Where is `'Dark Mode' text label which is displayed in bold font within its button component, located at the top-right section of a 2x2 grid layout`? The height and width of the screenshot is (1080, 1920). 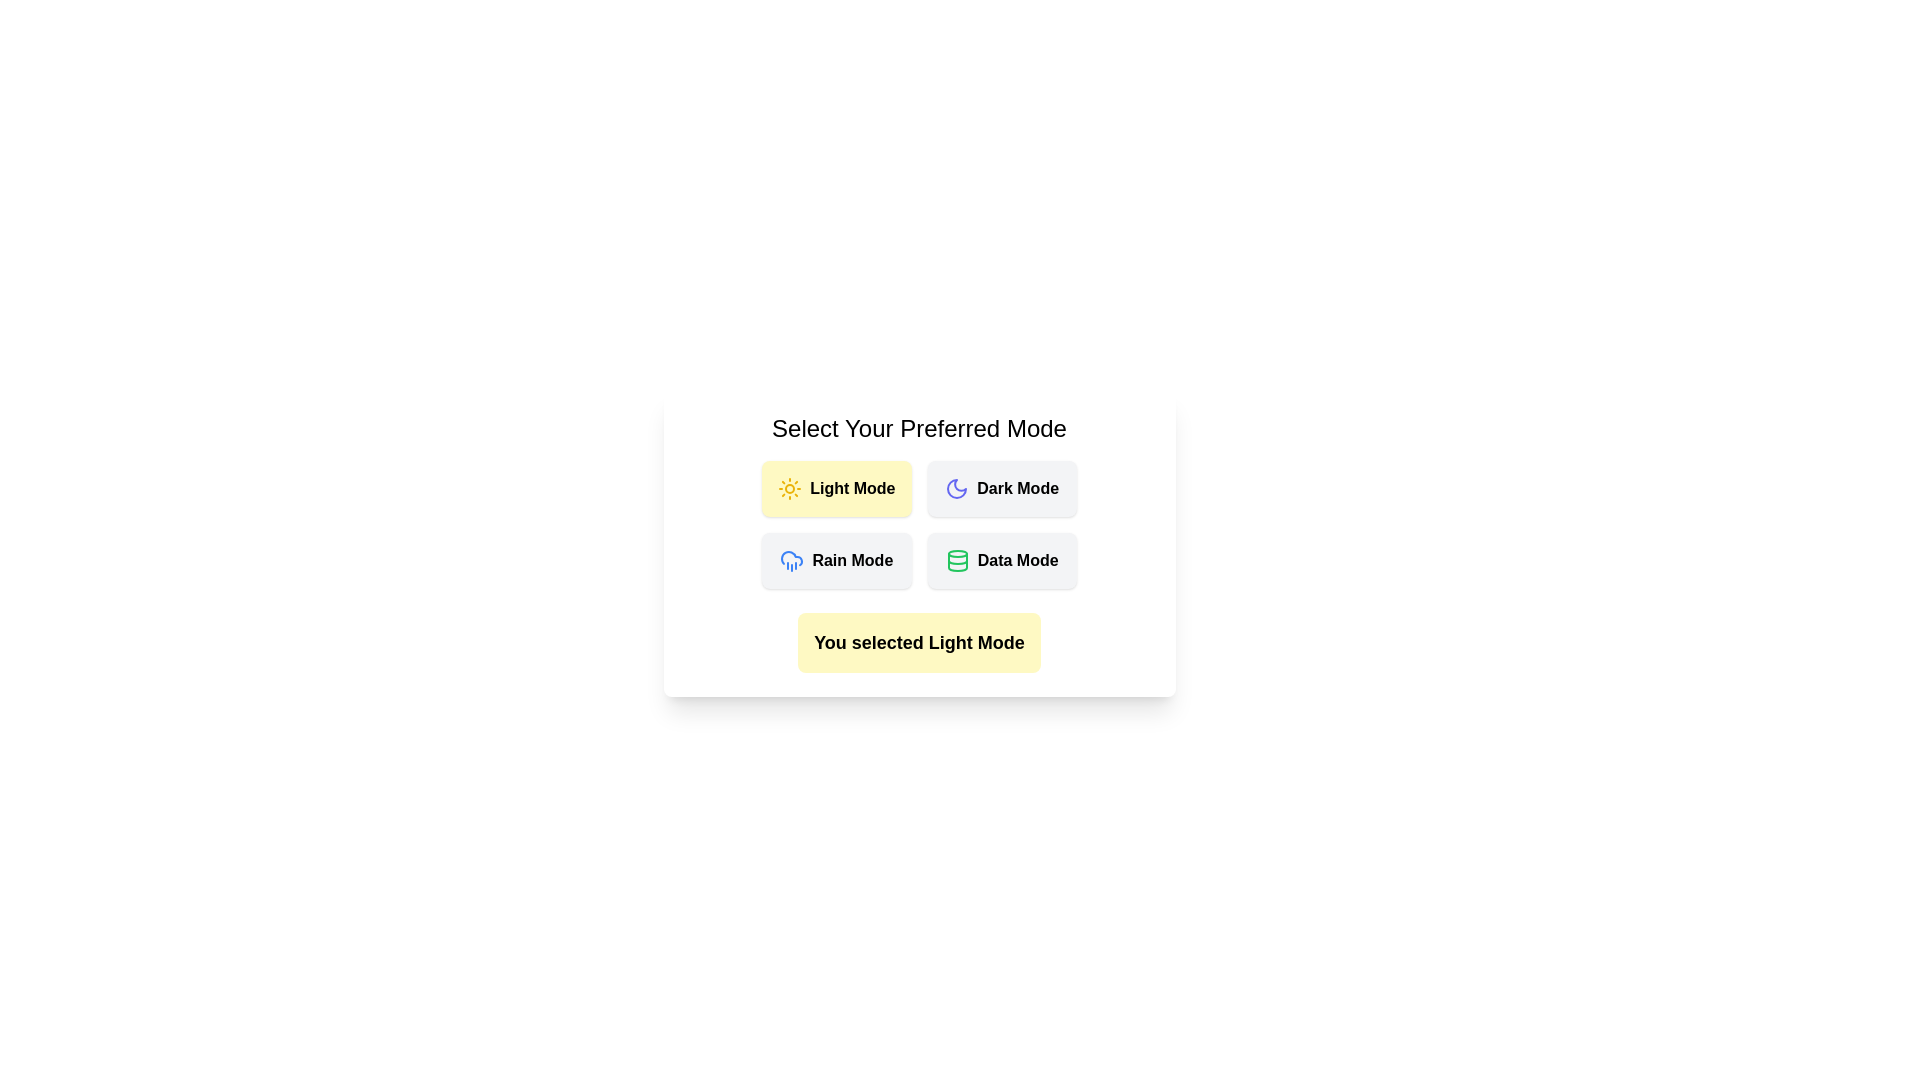 'Dark Mode' text label which is displayed in bold font within its button component, located at the top-right section of a 2x2 grid layout is located at coordinates (1018, 489).